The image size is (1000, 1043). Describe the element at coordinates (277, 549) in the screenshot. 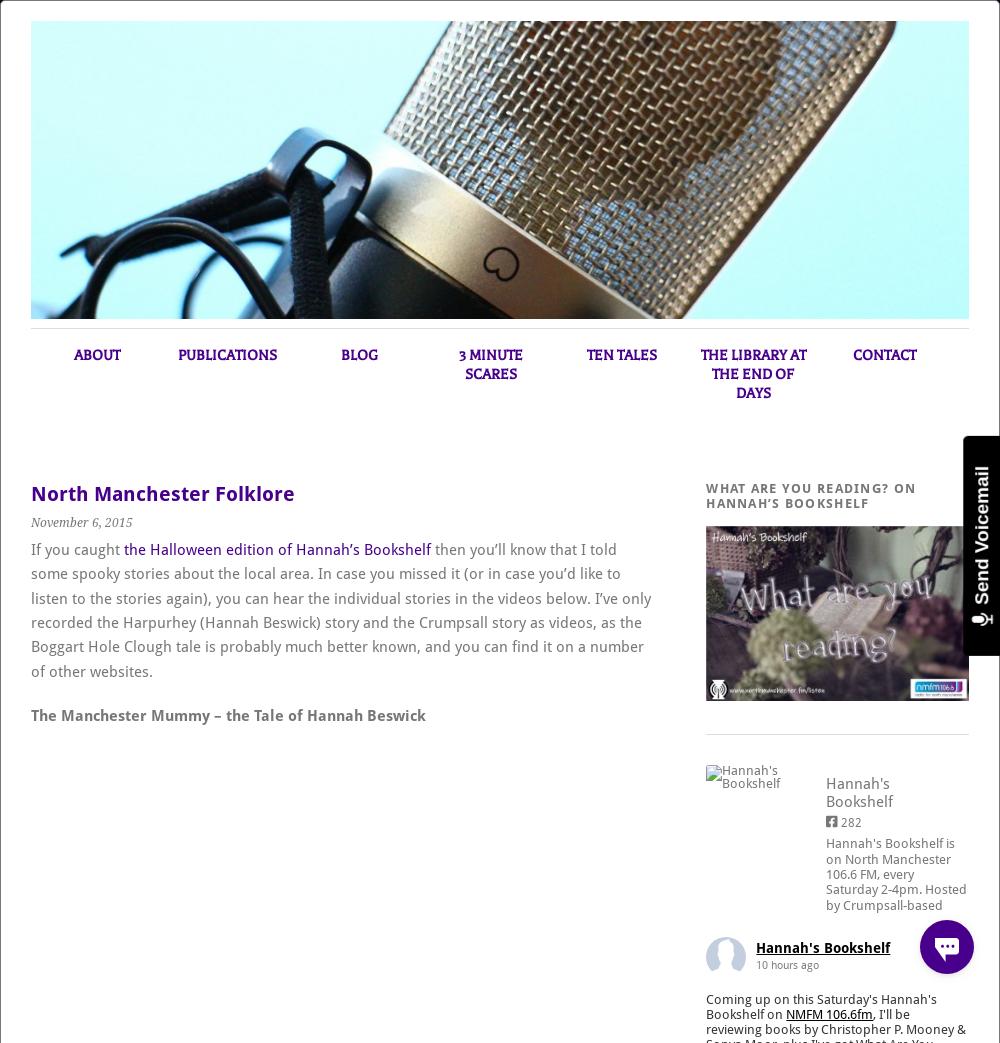

I see `'the Halloween edition of Hannah’s Bookshelf'` at that location.